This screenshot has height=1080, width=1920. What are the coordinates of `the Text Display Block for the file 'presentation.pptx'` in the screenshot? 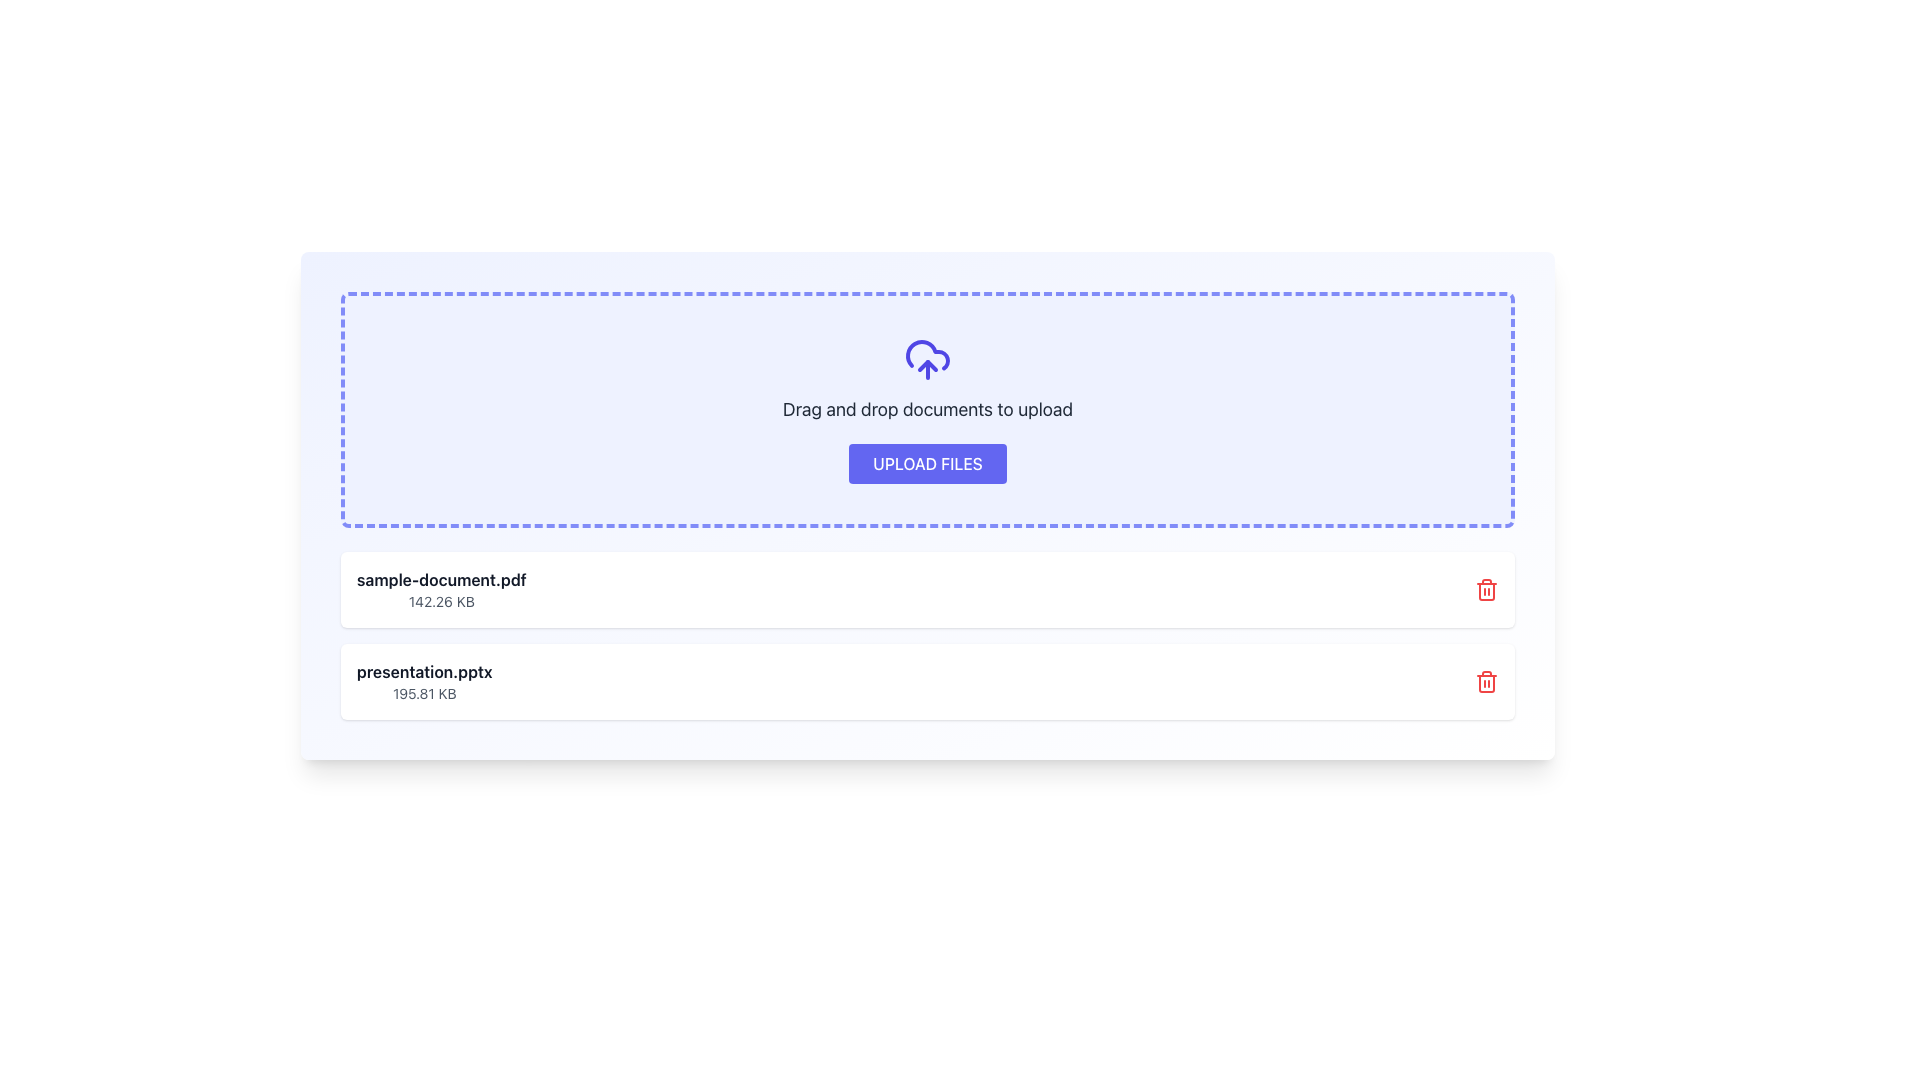 It's located at (423, 681).